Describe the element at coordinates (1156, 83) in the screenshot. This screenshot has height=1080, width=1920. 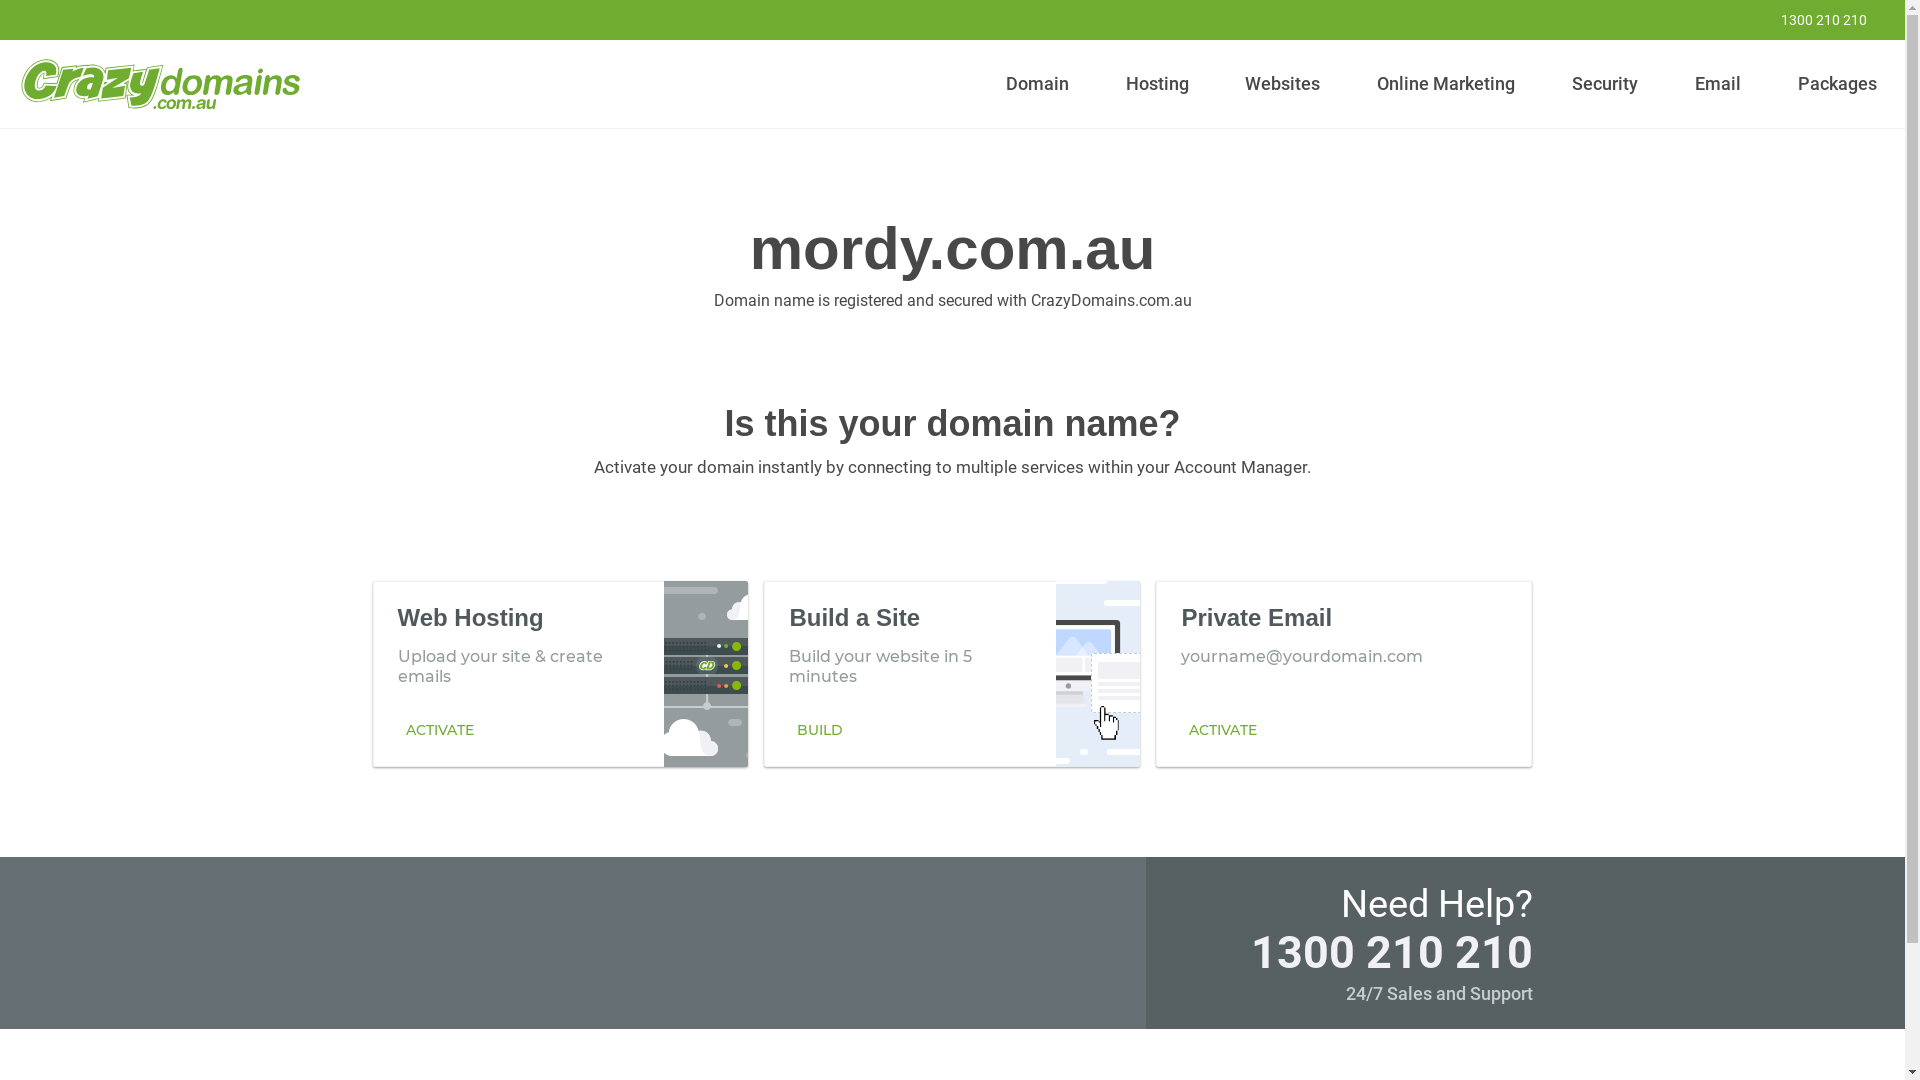
I see `'Hosting'` at that location.